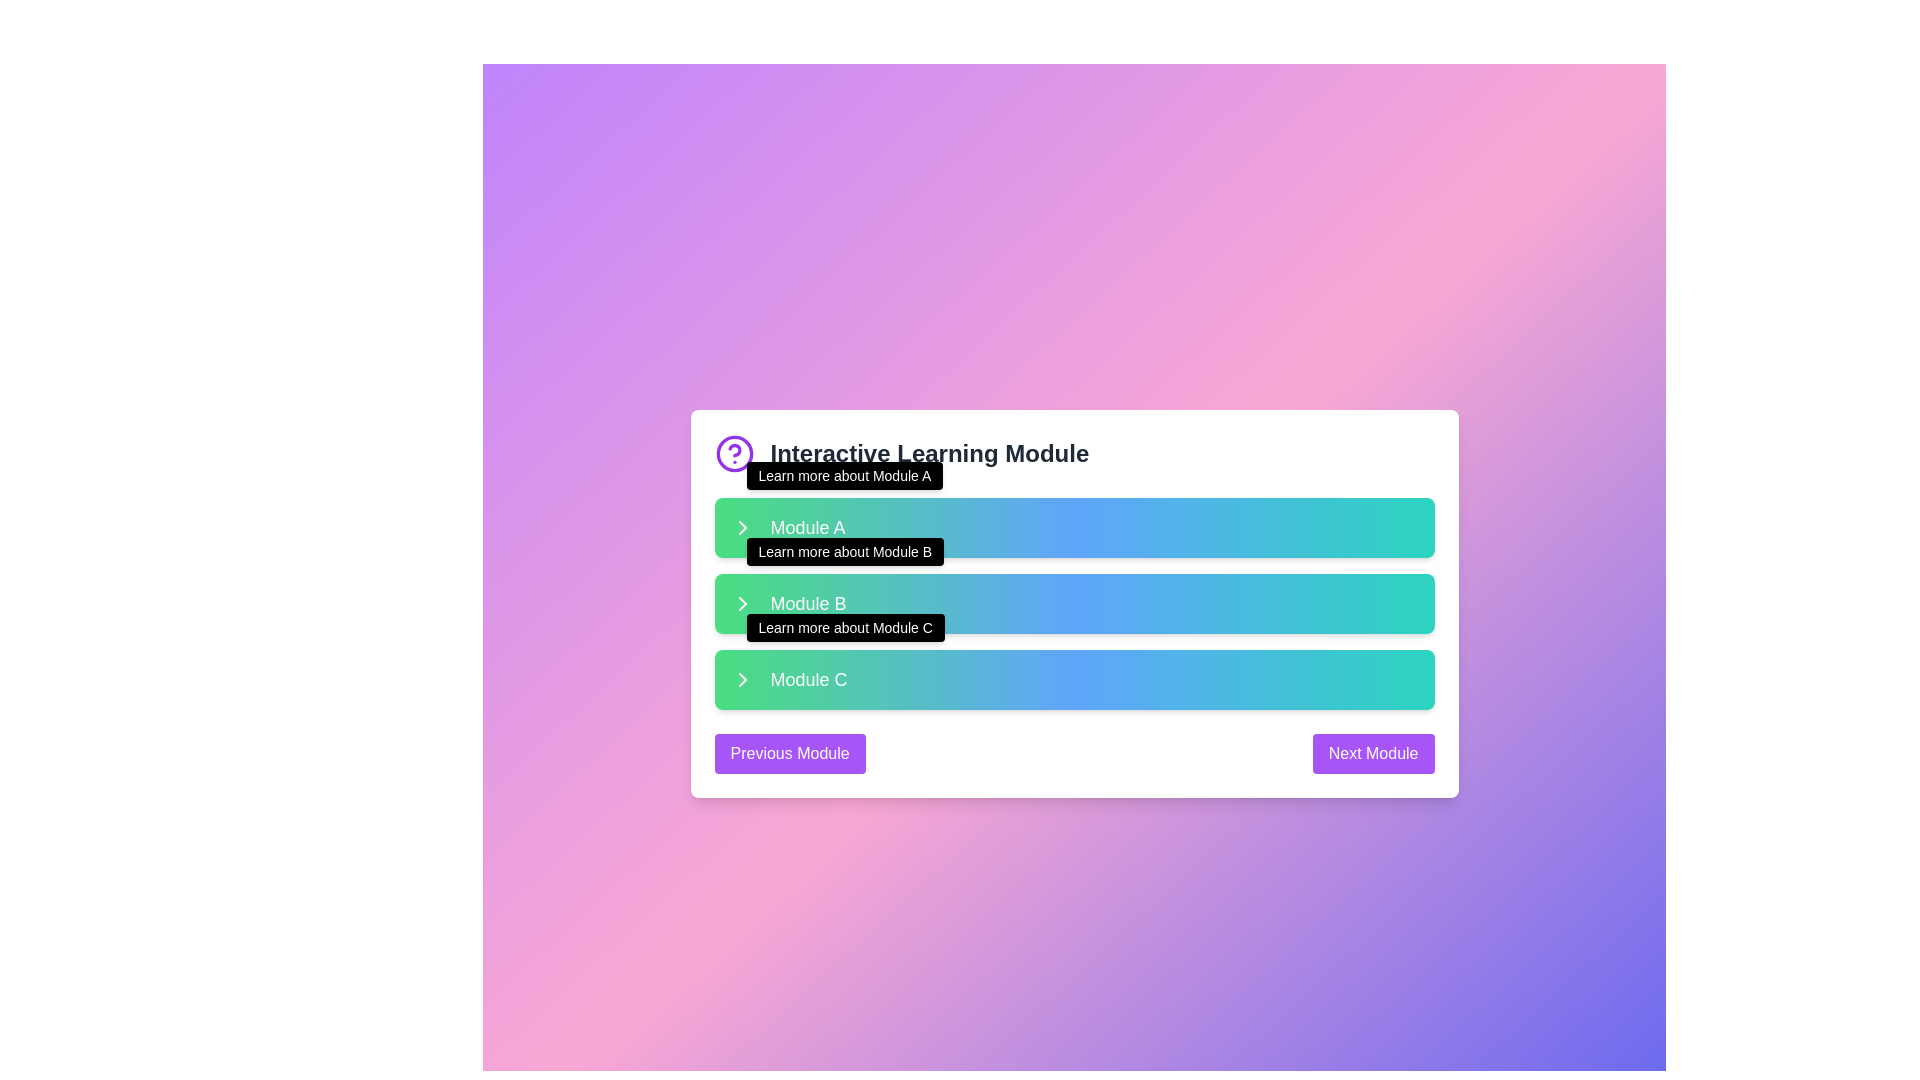  What do you see at coordinates (789, 753) in the screenshot?
I see `the rectangular 'Previous Module' button with white text and a purple background` at bounding box center [789, 753].